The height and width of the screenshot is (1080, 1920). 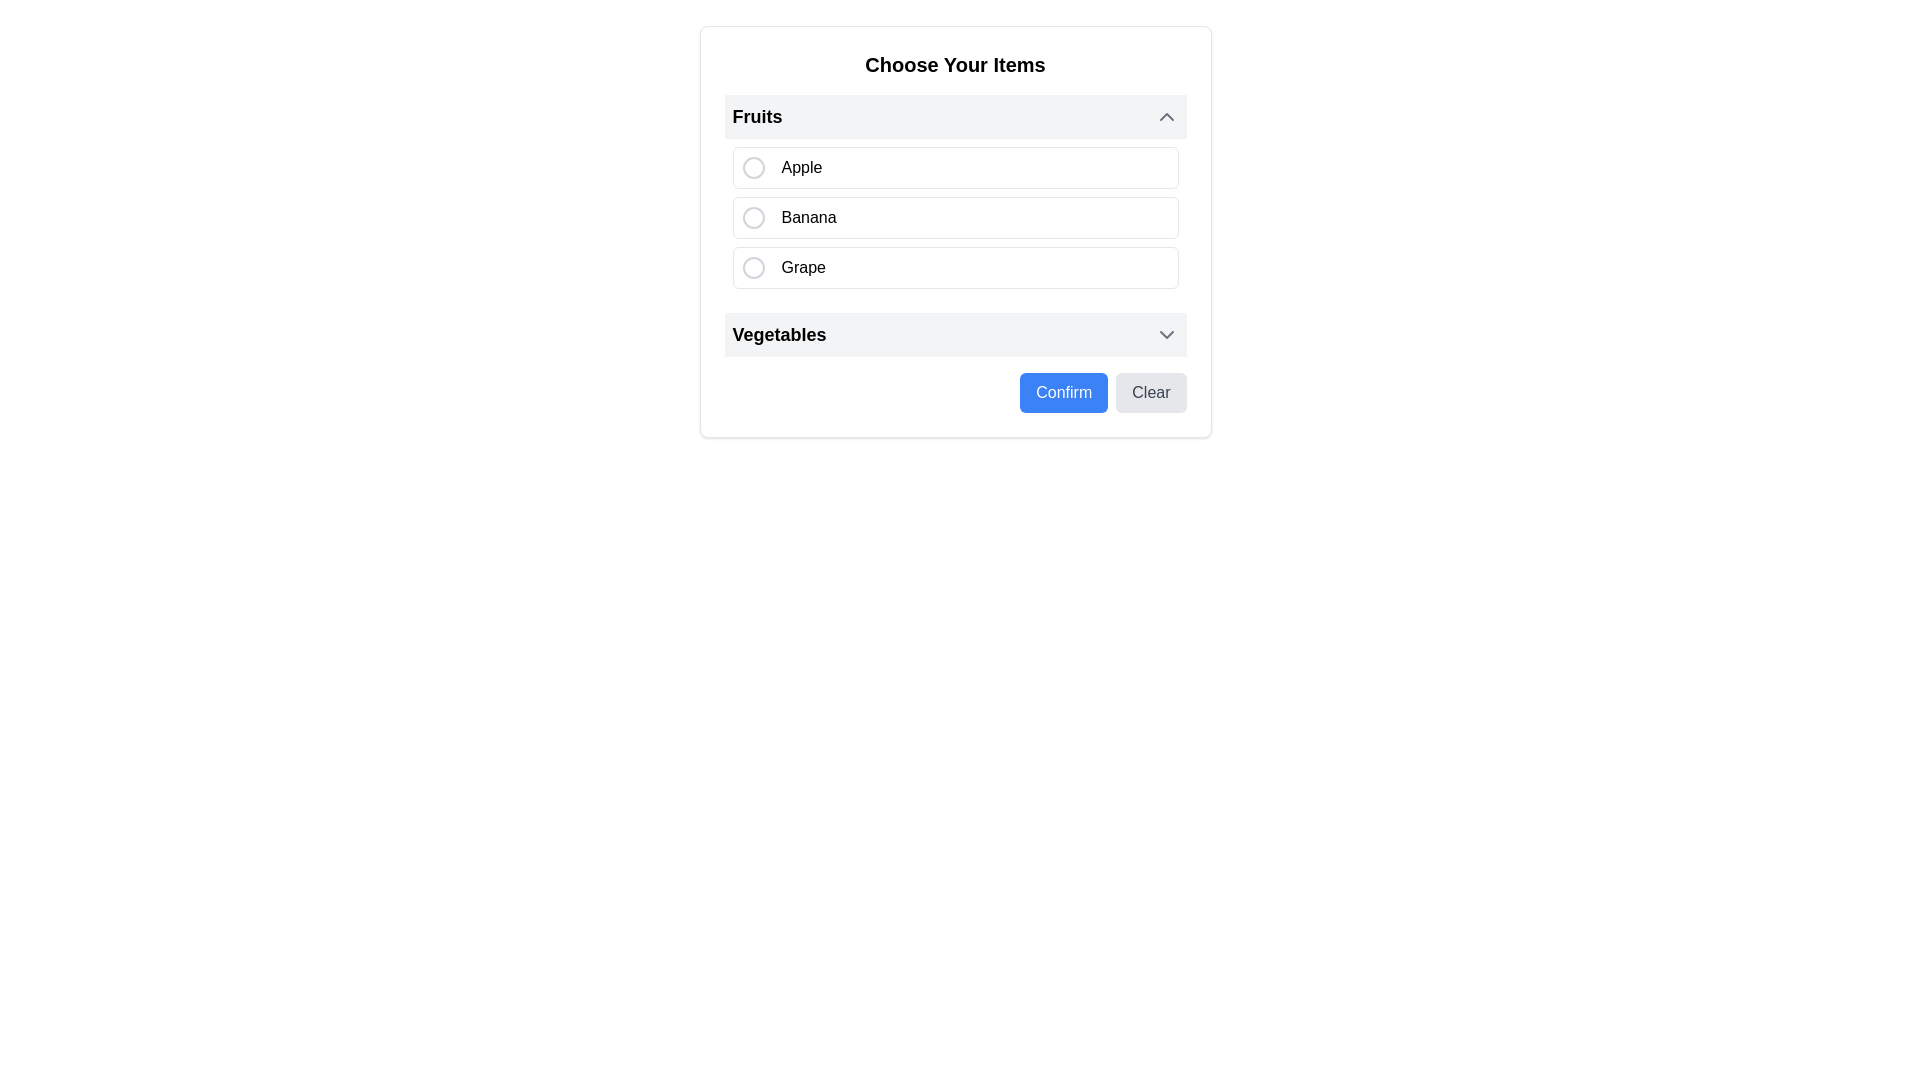 What do you see at coordinates (954, 167) in the screenshot?
I see `the 'Apple' option` at bounding box center [954, 167].